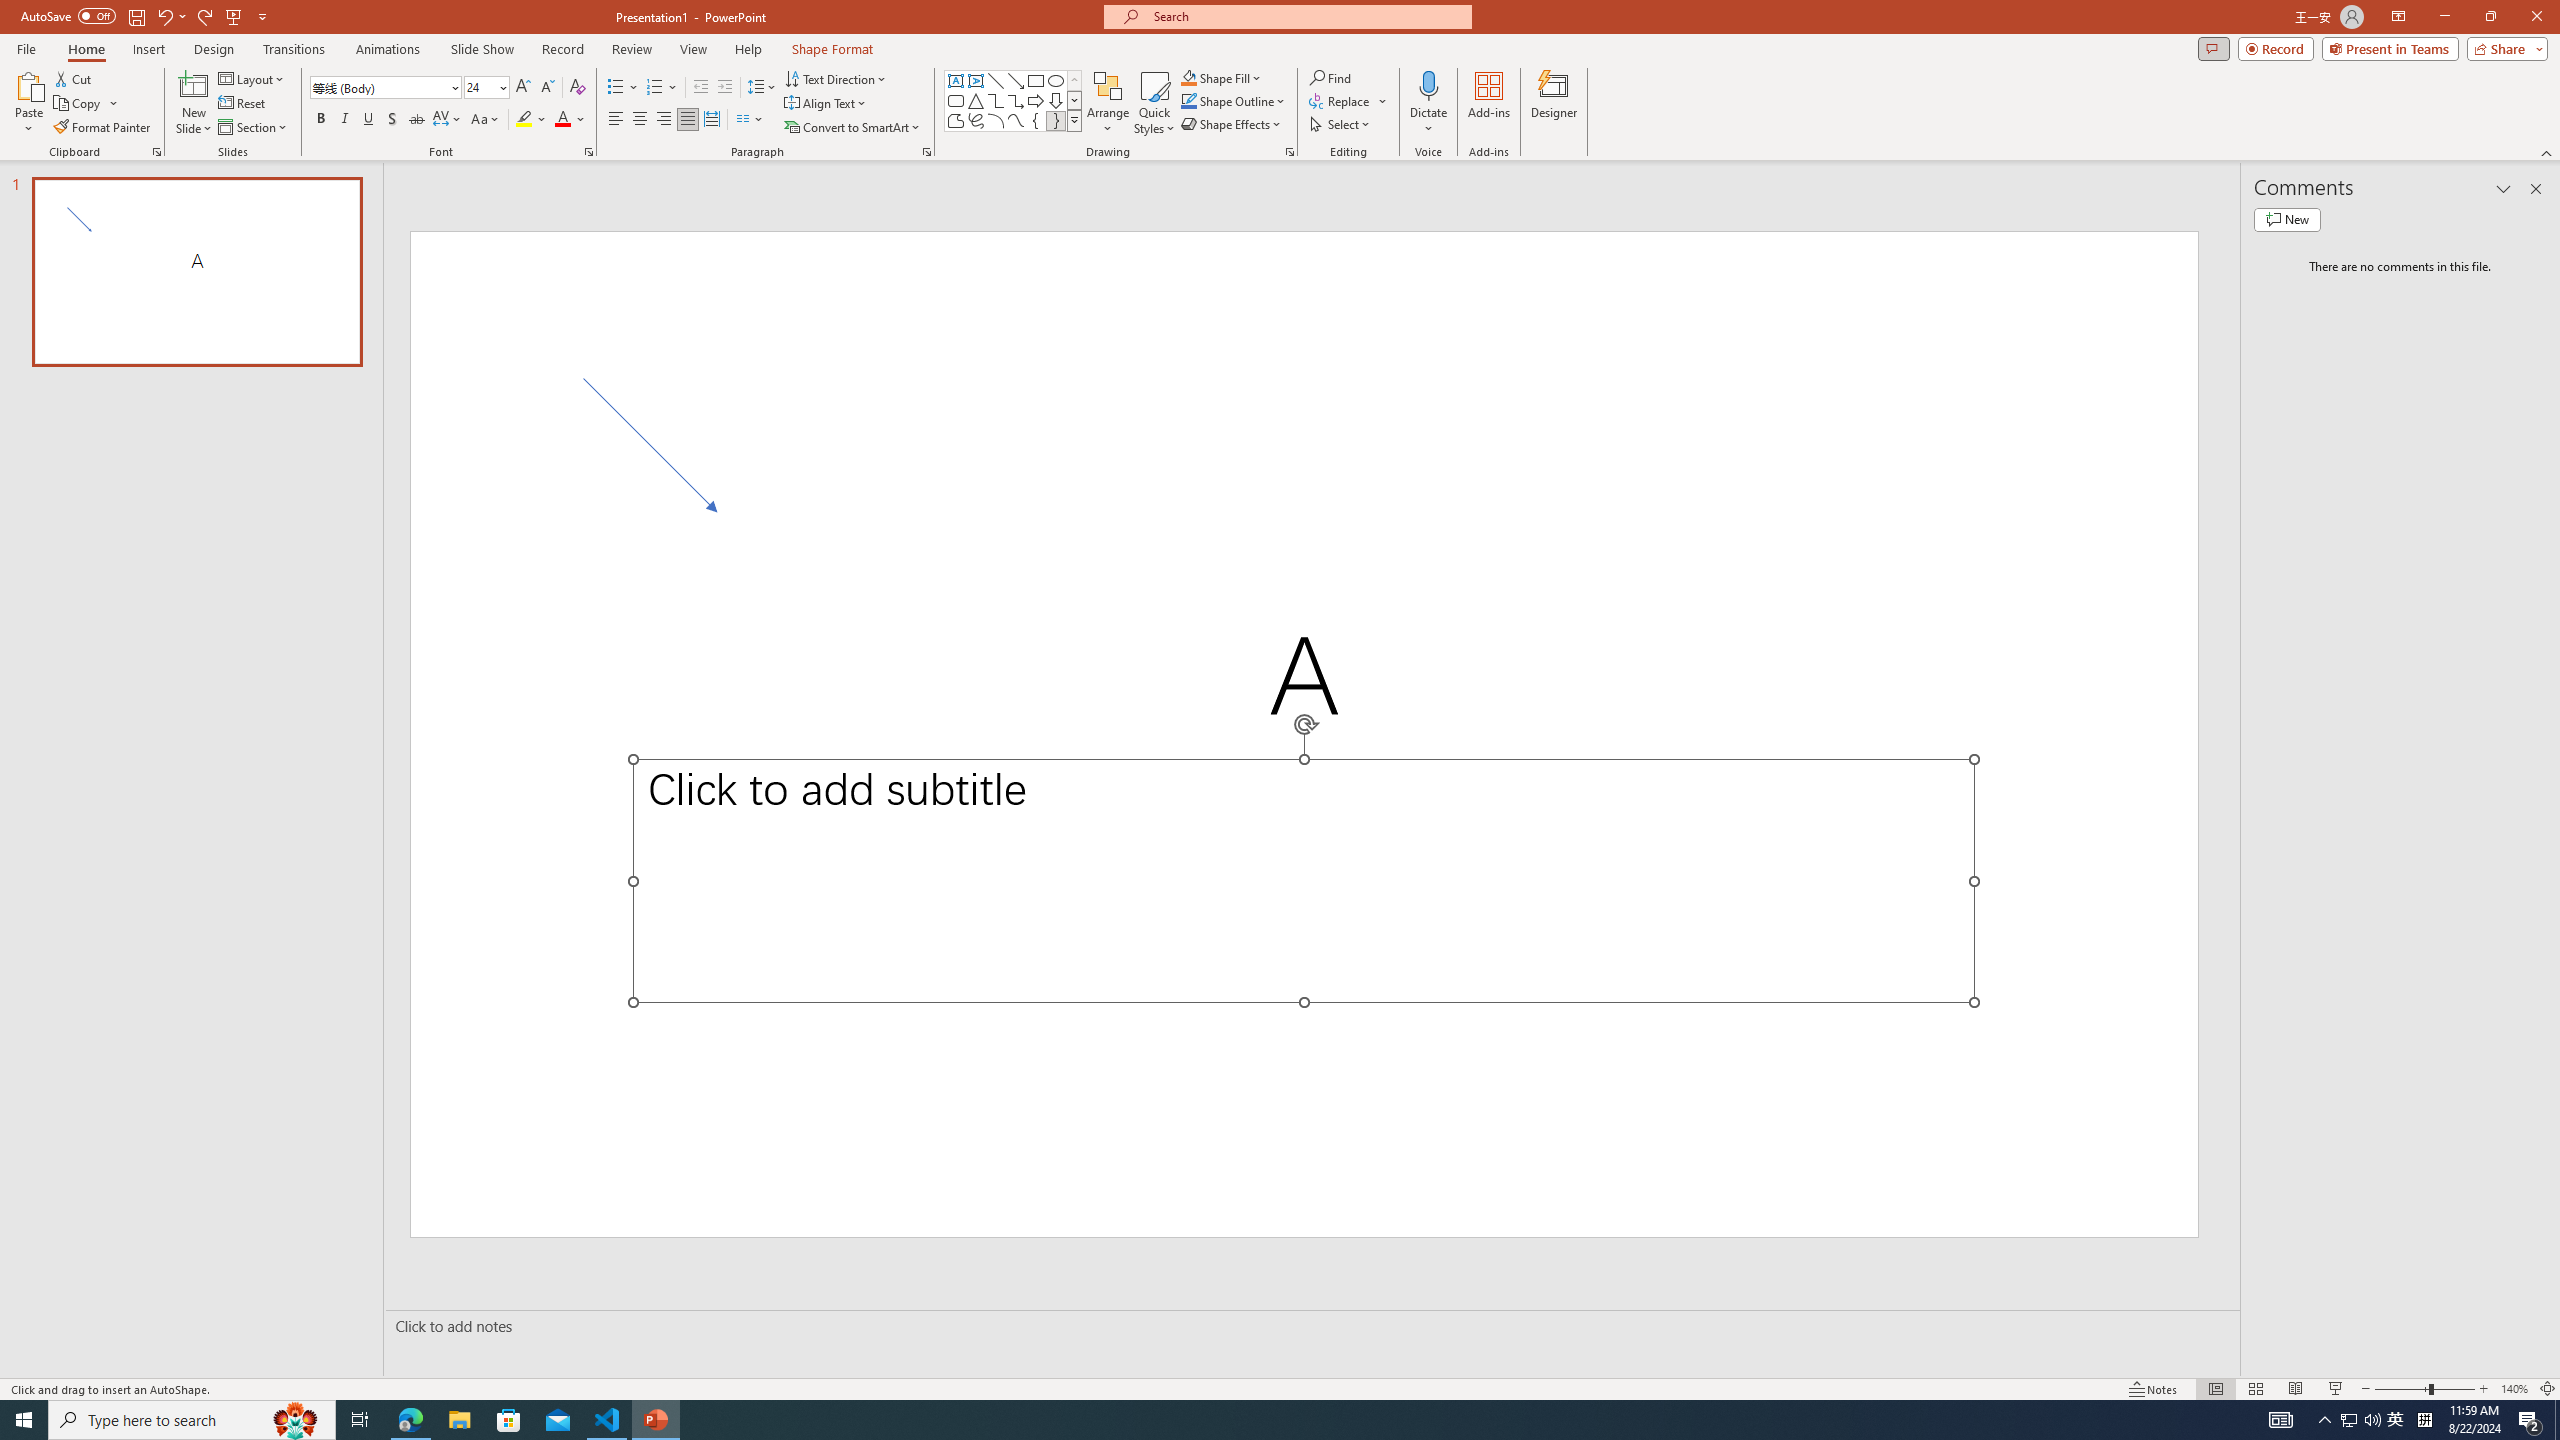  I want to click on 'Arc', so click(994, 119).